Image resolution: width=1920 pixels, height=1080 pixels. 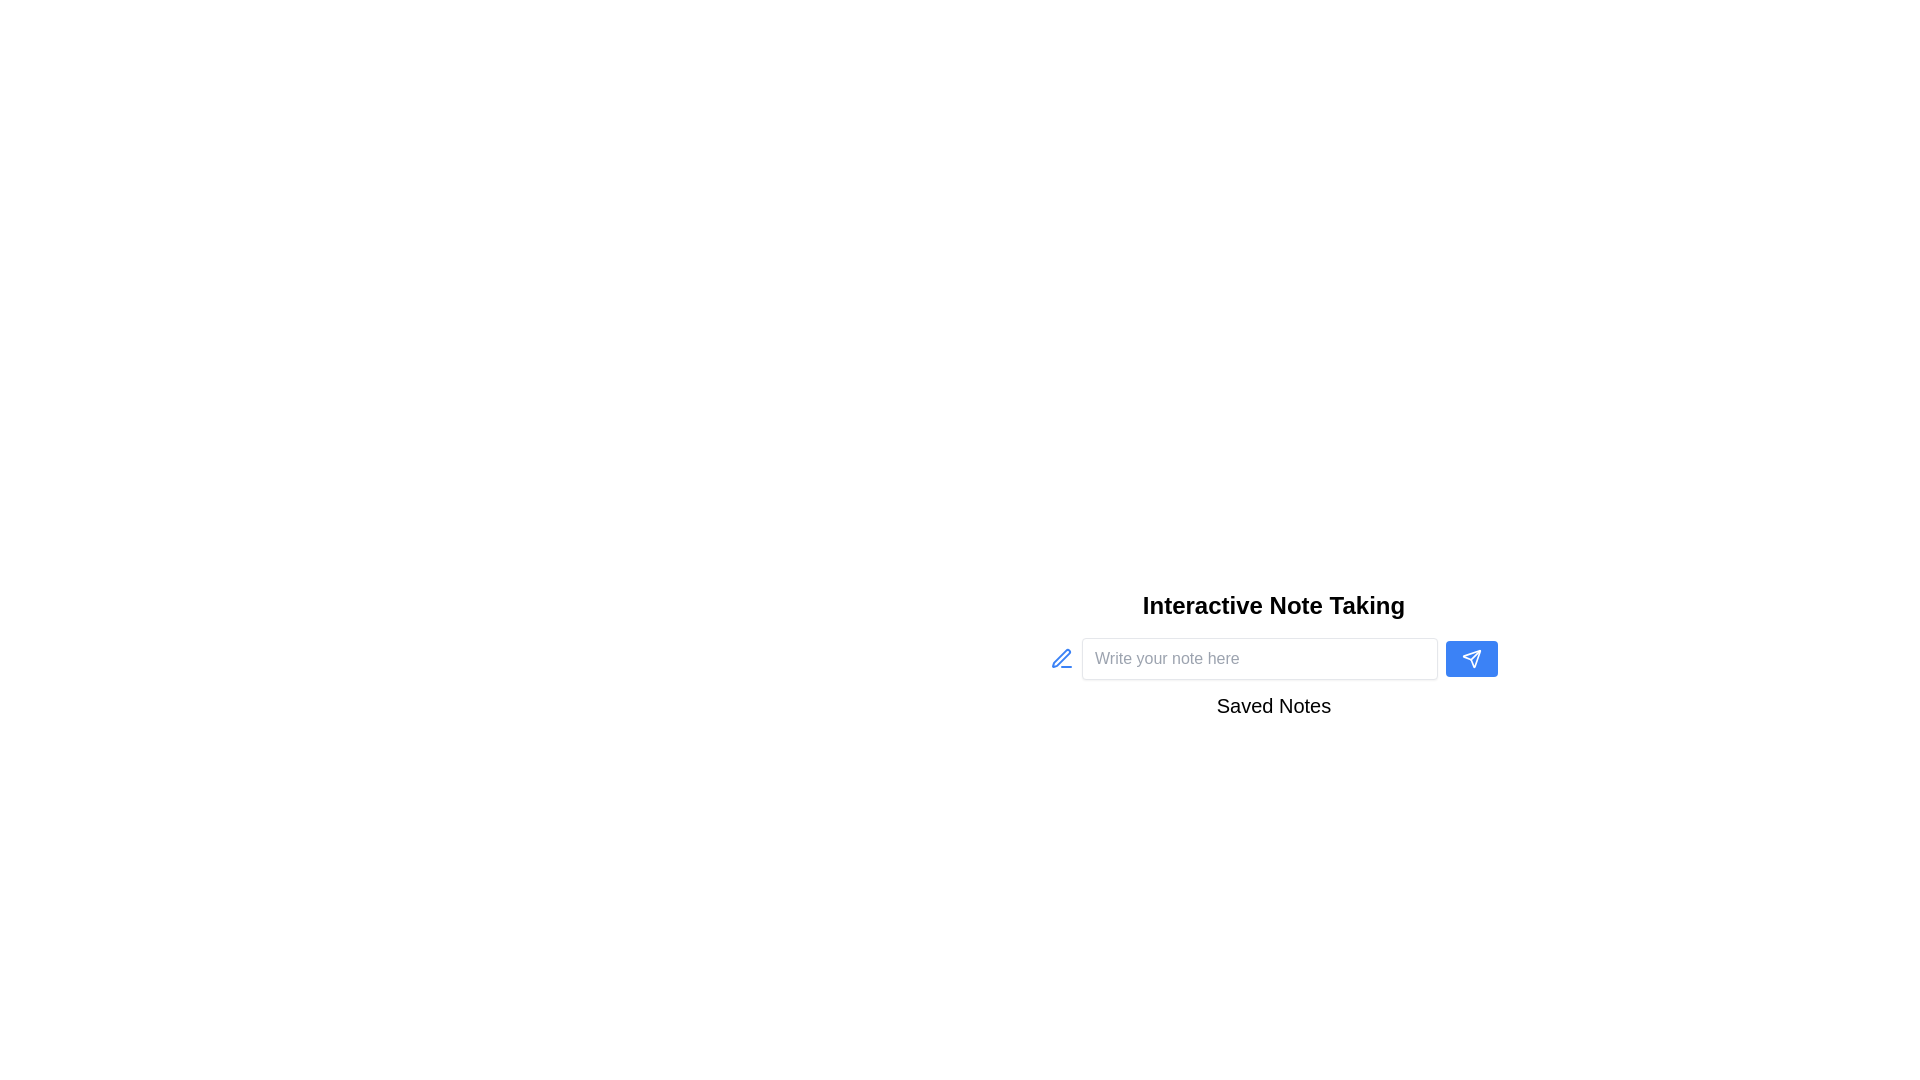 I want to click on the Static Text element displaying 'Saved Notes', which is centrally aligned and located below the 'Write your note here' input area and send icon within the 'Interactive Note Taking' section, so click(x=1272, y=708).